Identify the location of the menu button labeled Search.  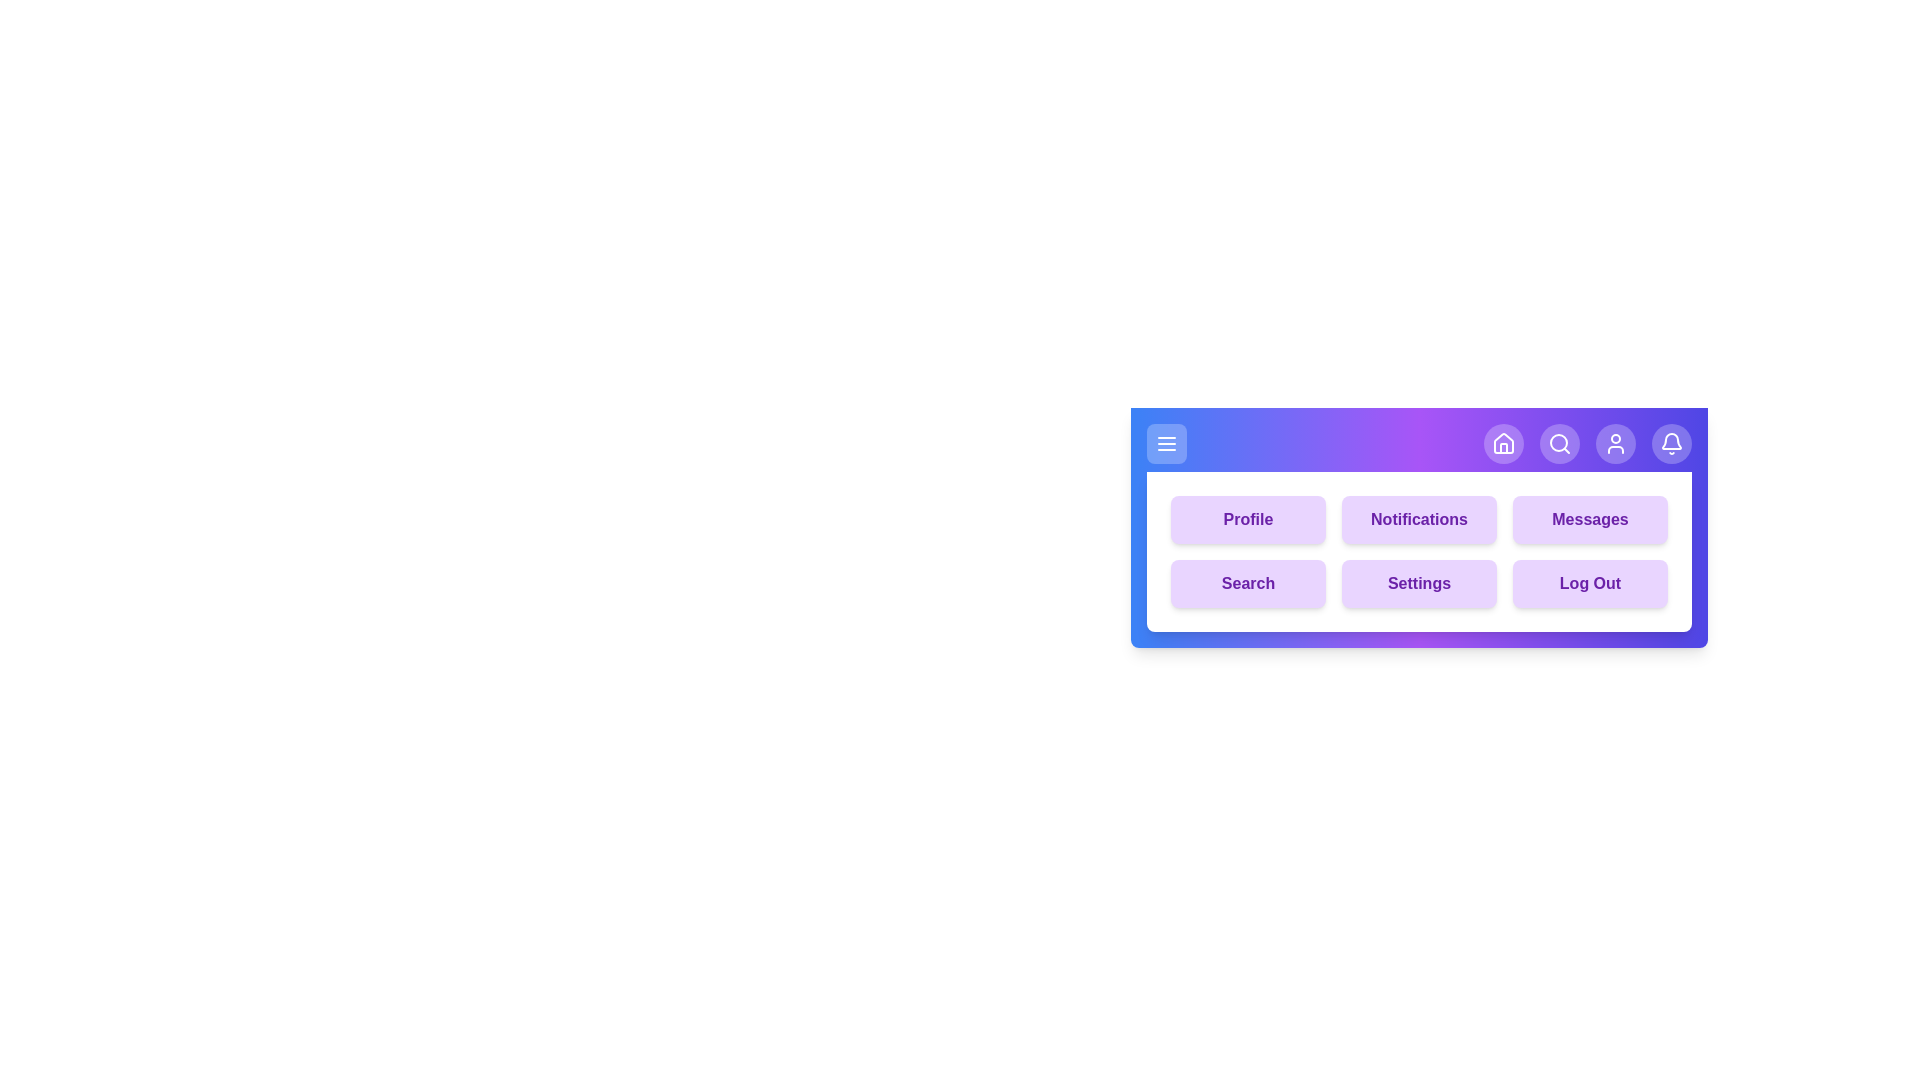
(1247, 583).